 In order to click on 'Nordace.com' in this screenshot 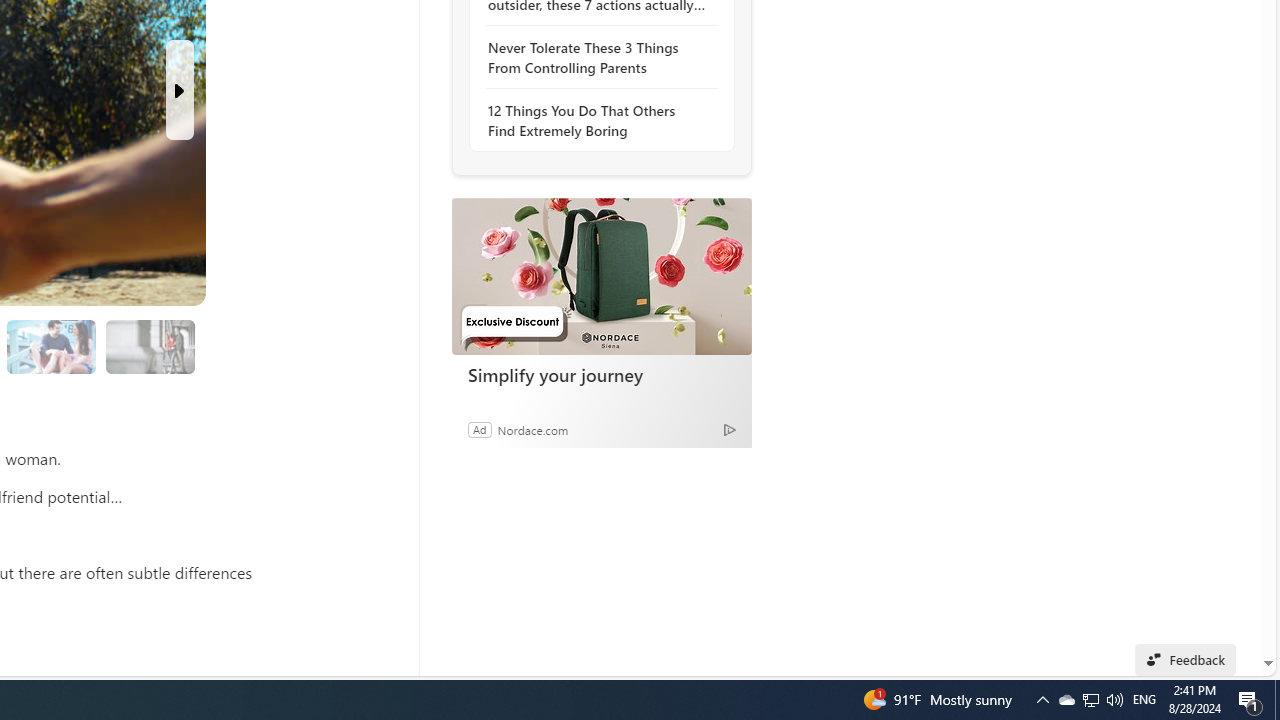, I will do `click(532, 428)`.